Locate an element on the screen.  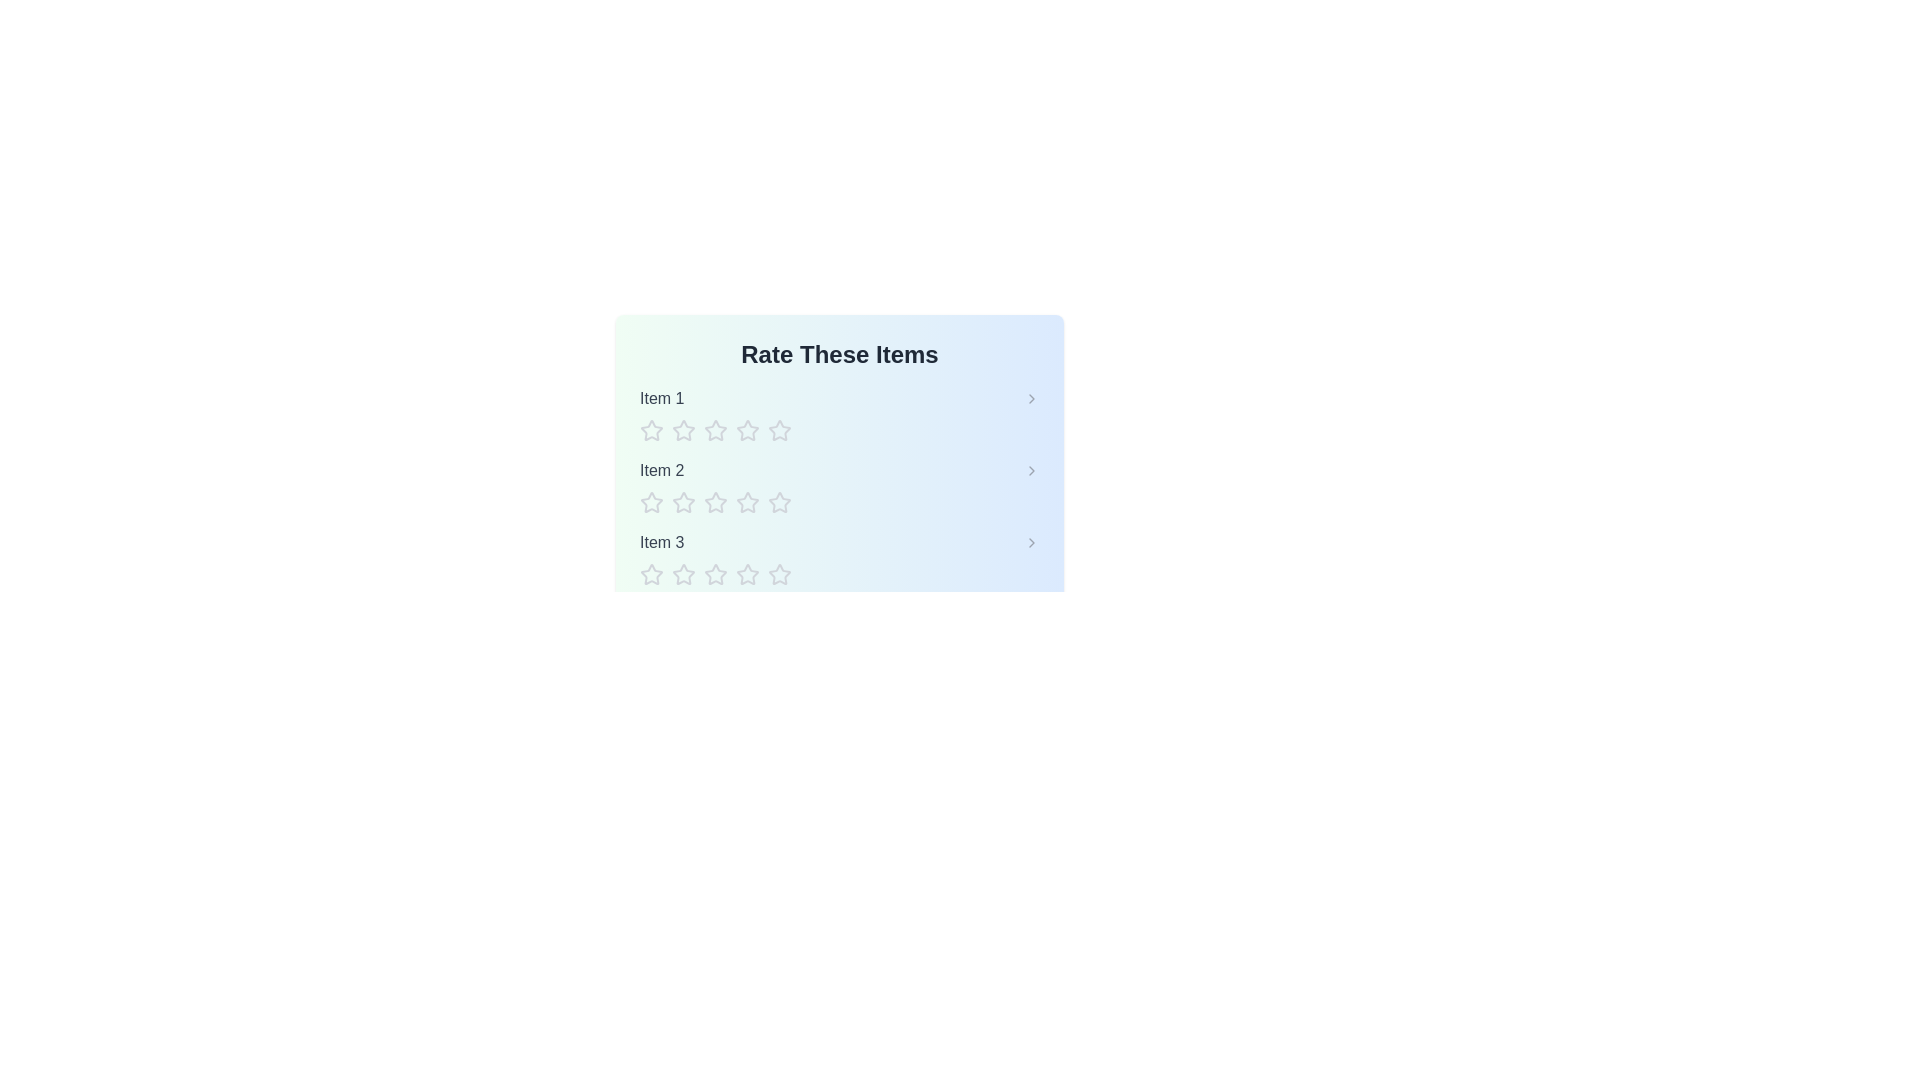
the star corresponding to the rating 3 for item Item 1 is located at coordinates (715, 430).